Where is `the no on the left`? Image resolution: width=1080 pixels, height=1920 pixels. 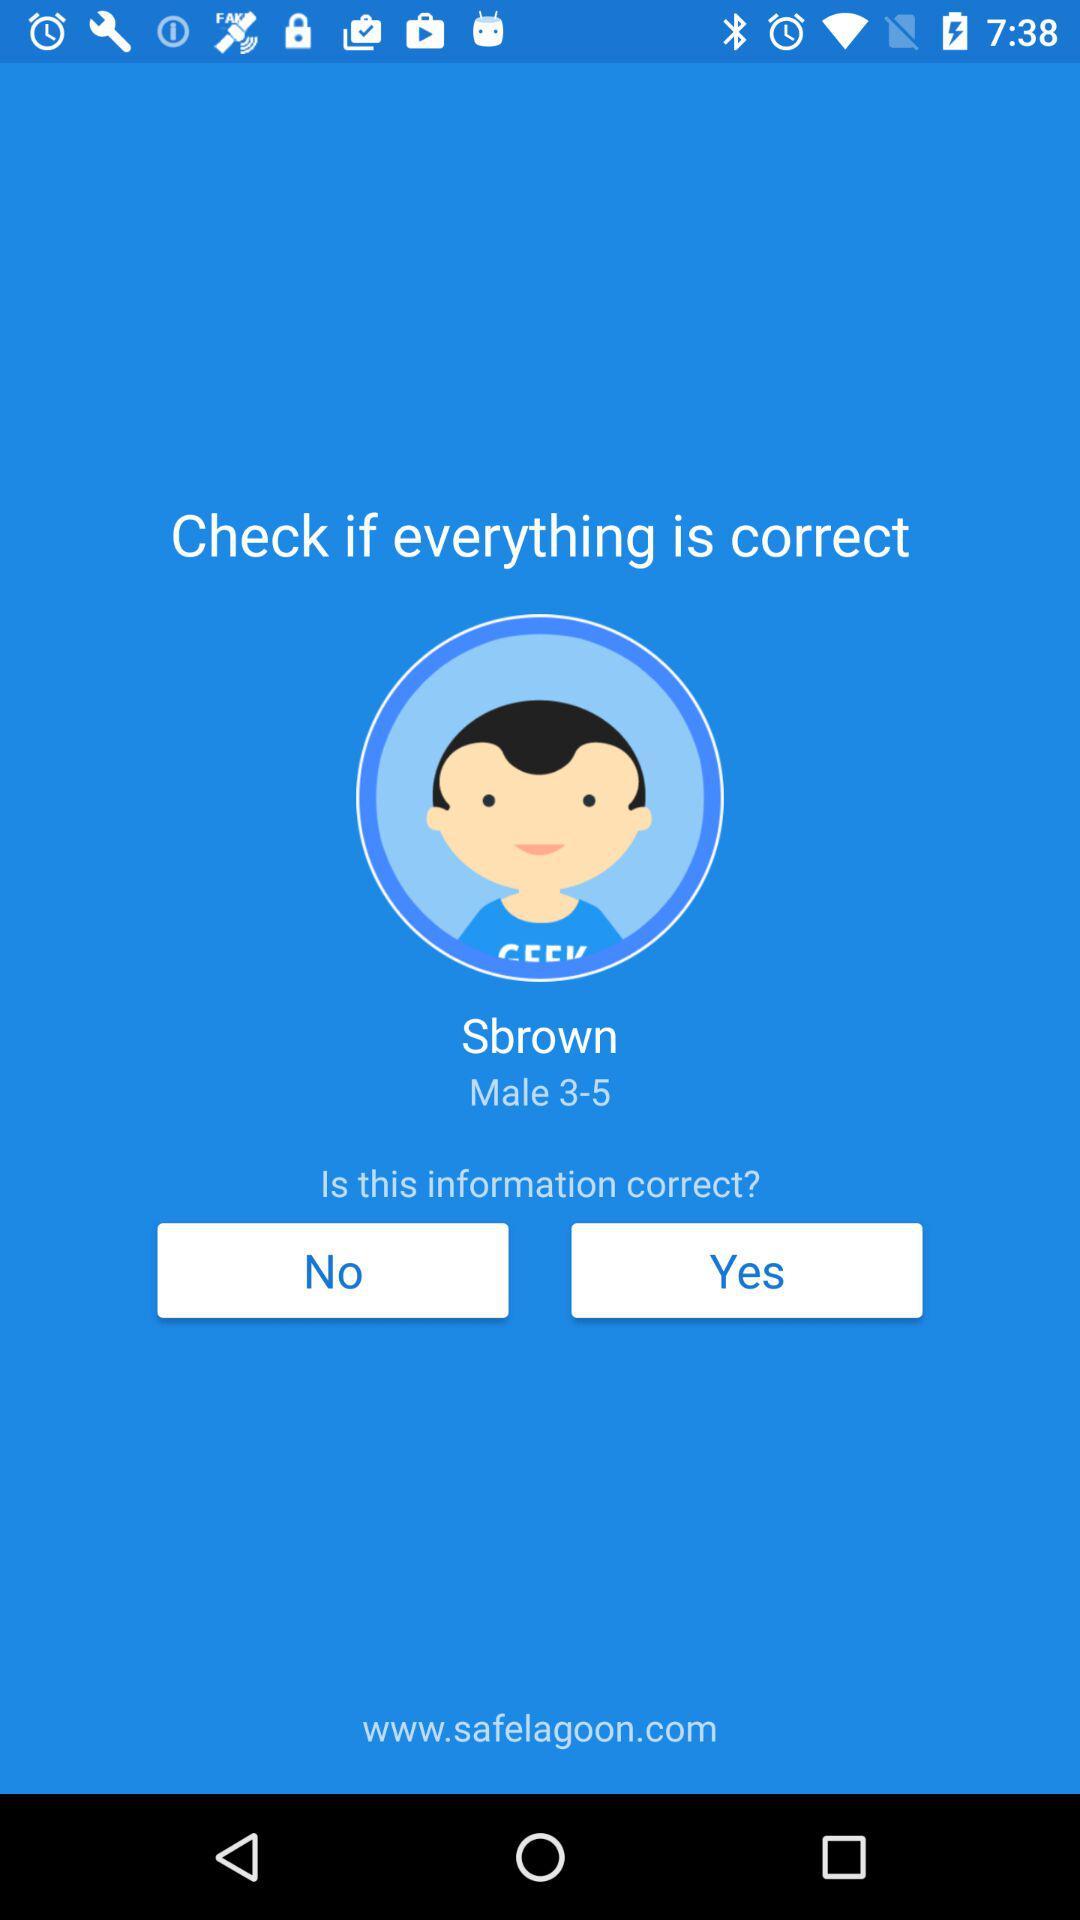
the no on the left is located at coordinates (331, 1269).